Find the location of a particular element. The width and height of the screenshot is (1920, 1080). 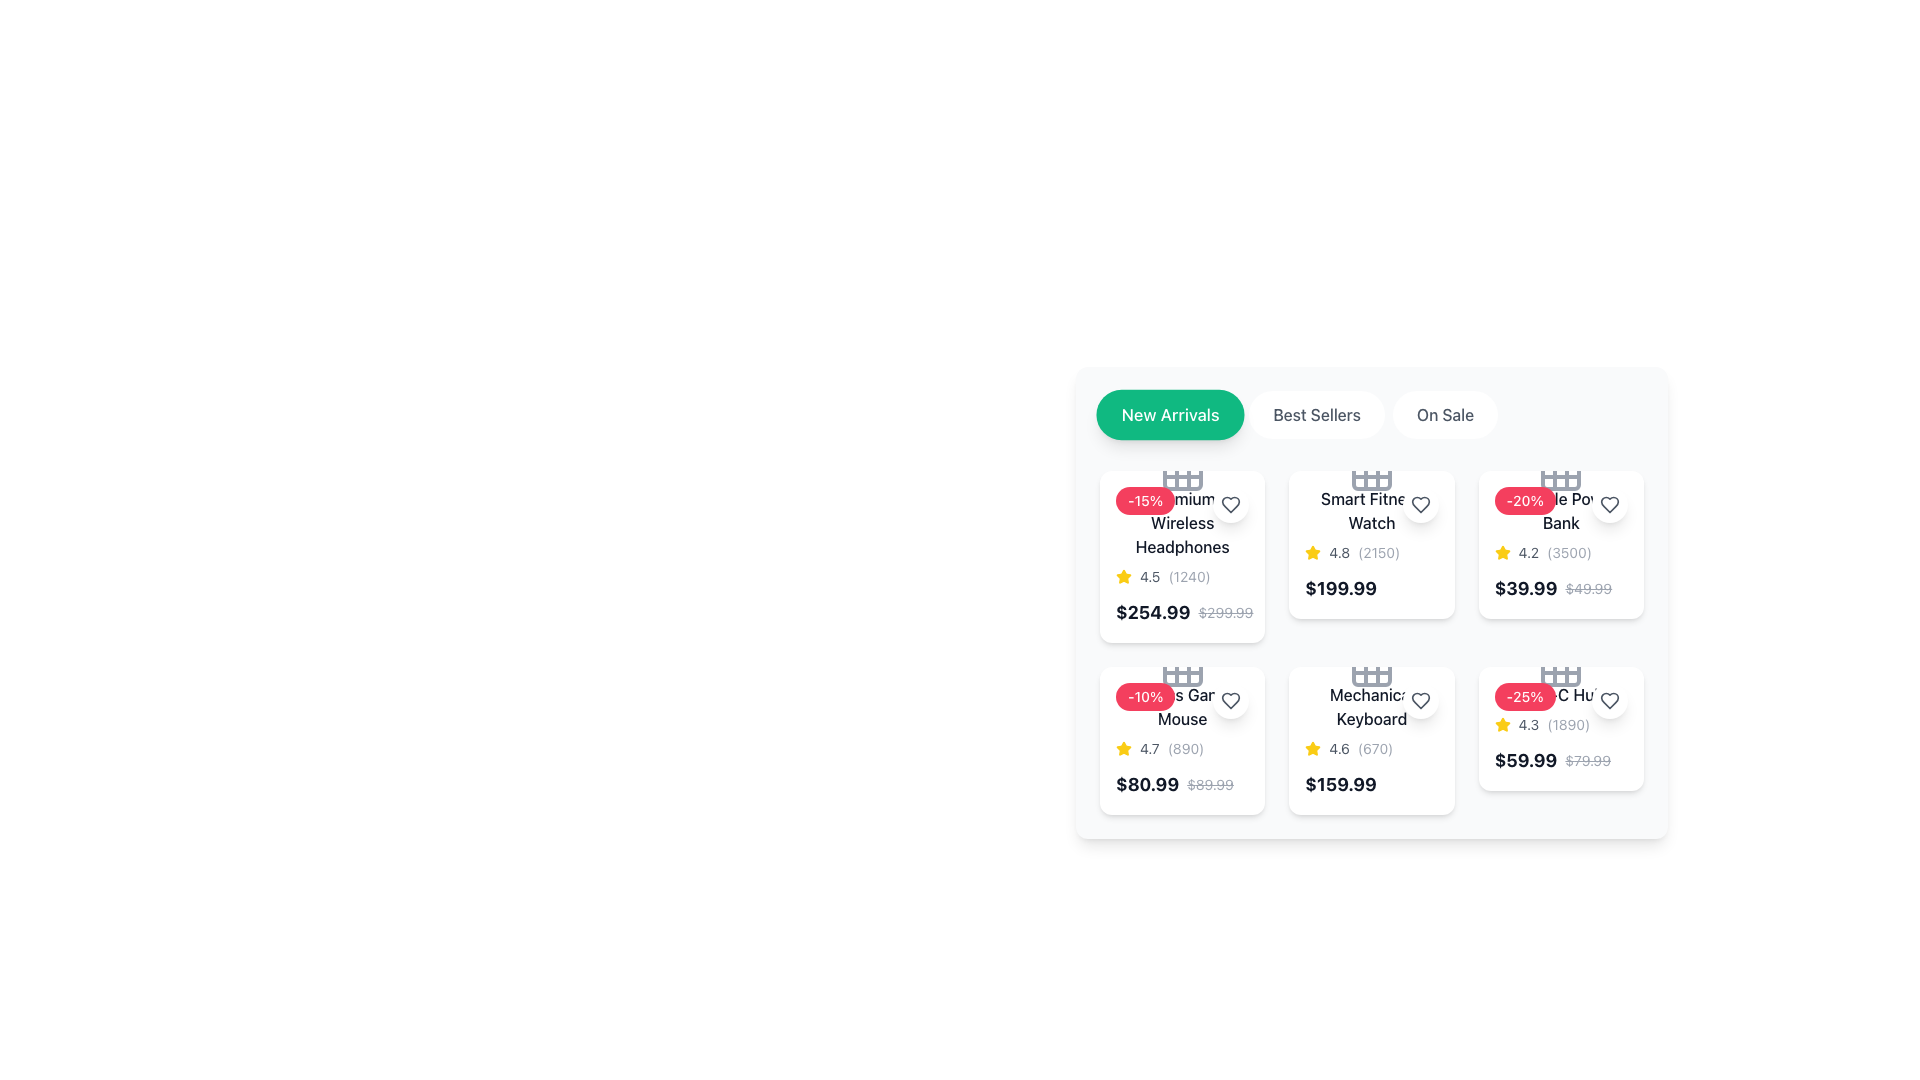

the fourth card in the grid layout on the bottom row is located at coordinates (1371, 740).